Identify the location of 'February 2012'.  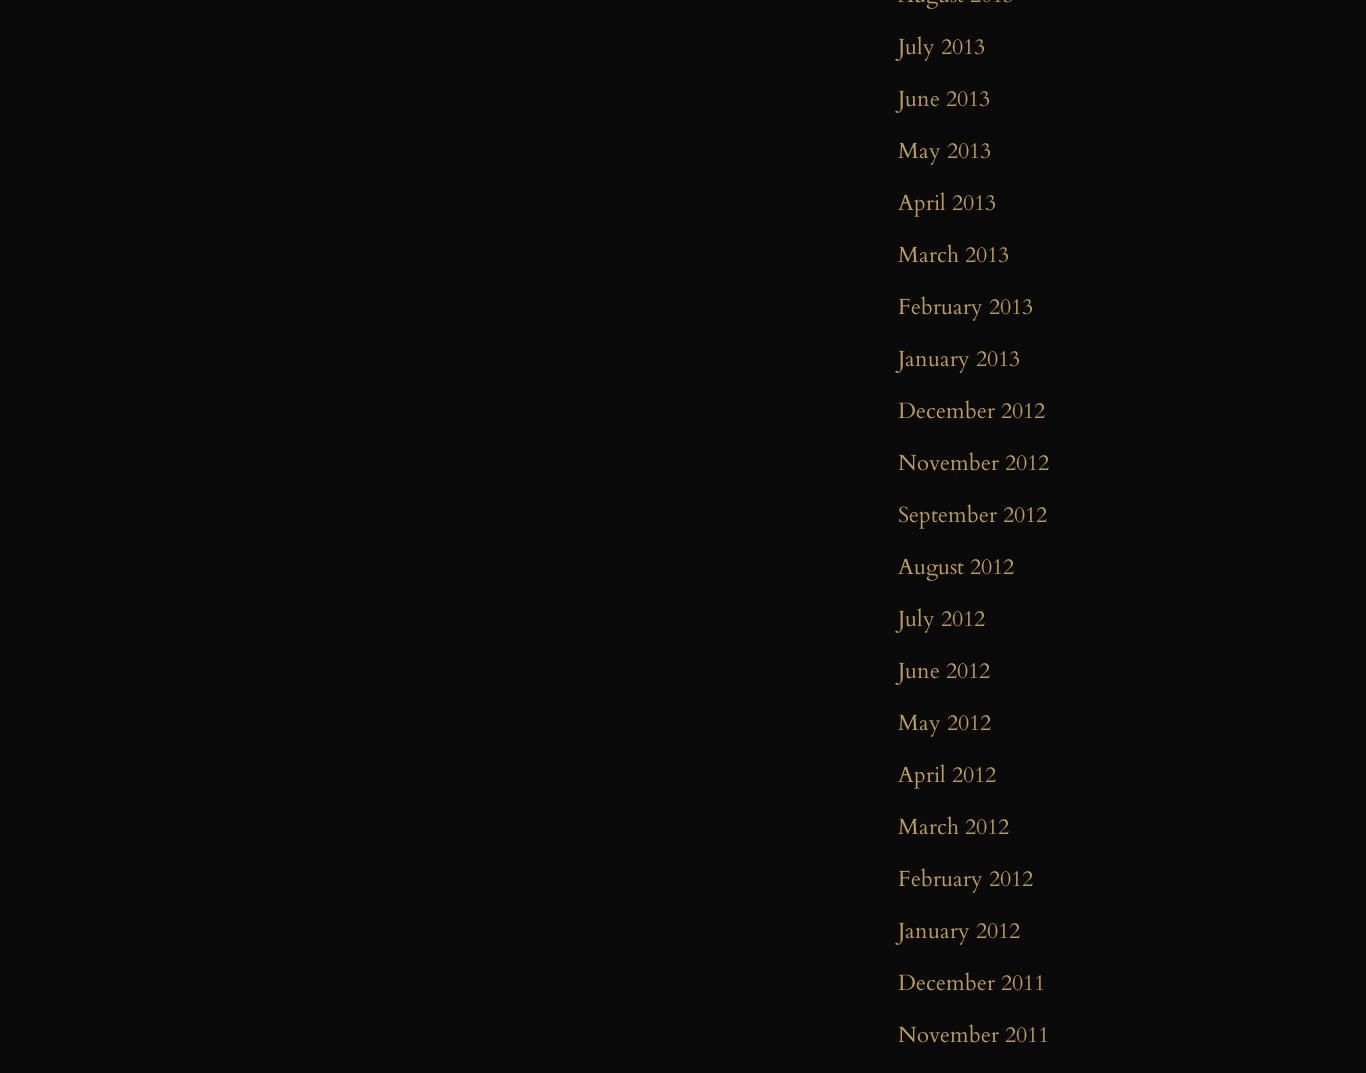
(965, 878).